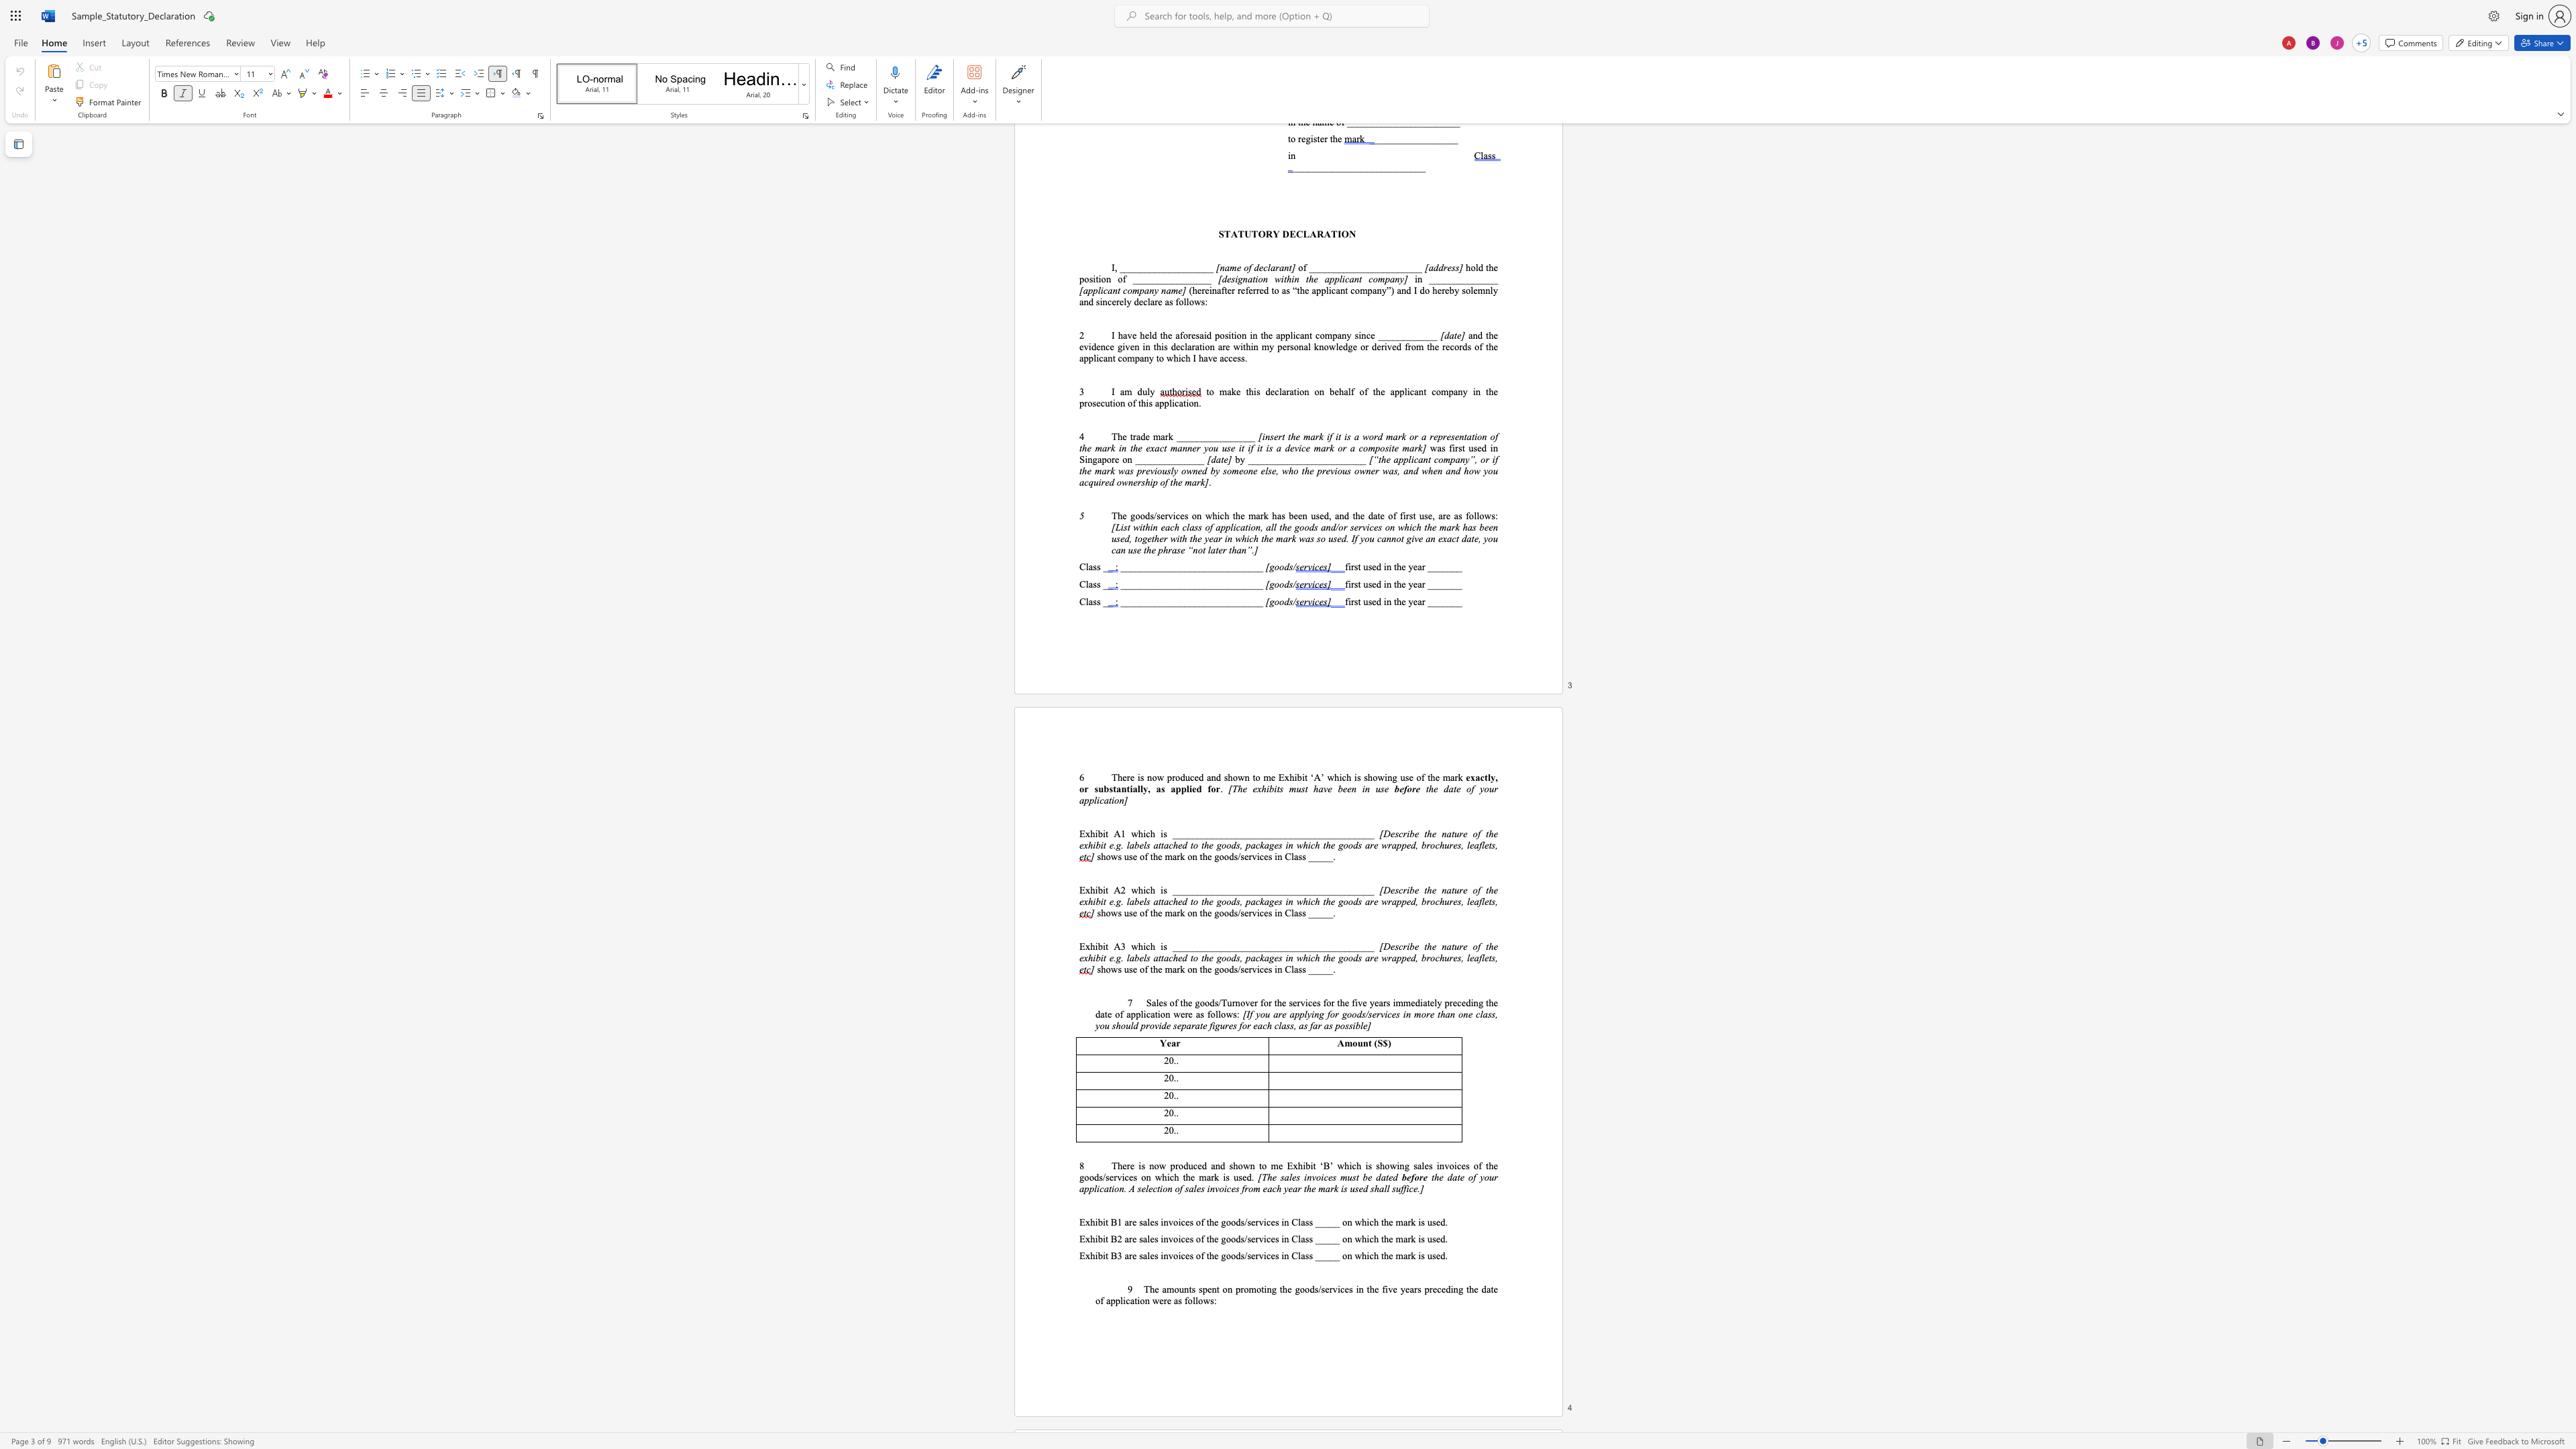  I want to click on the 6th character "s" in the text, so click(1492, 900).